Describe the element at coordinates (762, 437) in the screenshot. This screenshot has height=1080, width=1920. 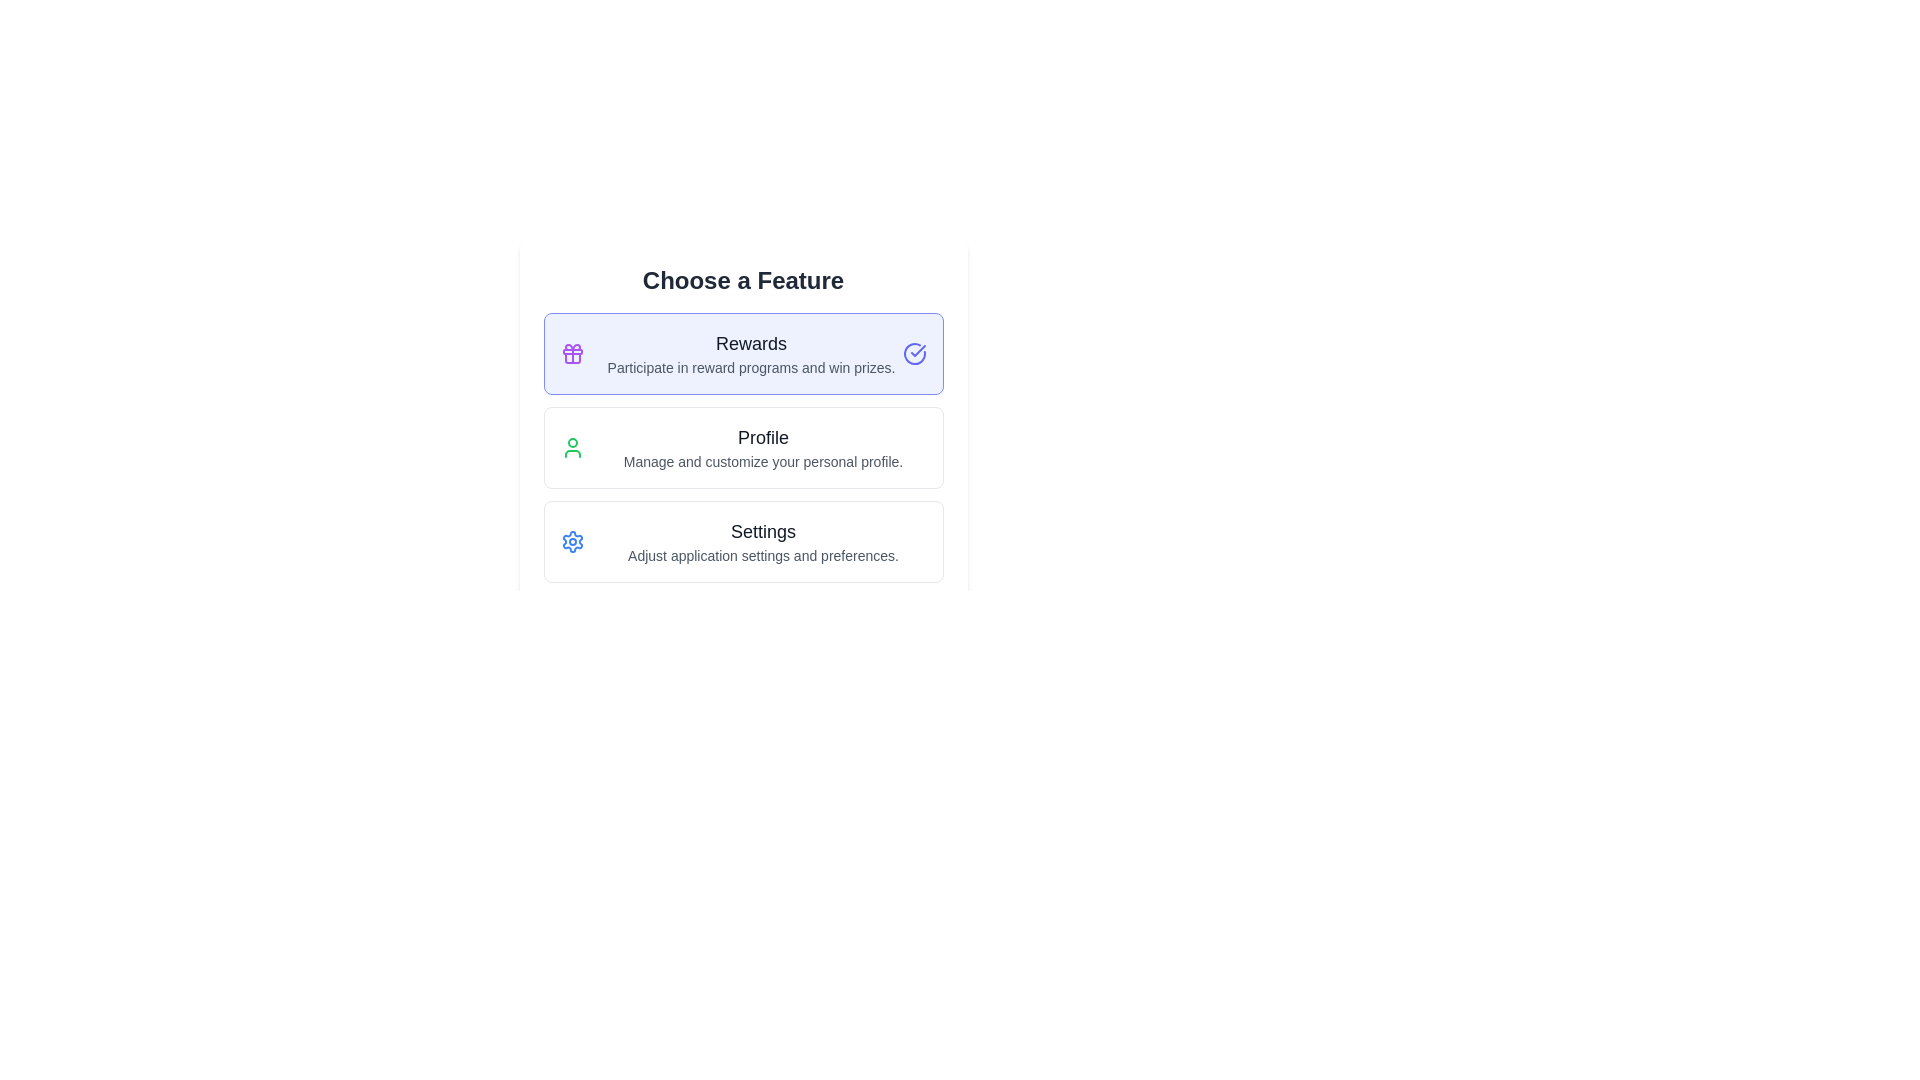
I see `the Text Label that serves as the header for the Profile section, located between the Rewards and Settings sections` at that location.